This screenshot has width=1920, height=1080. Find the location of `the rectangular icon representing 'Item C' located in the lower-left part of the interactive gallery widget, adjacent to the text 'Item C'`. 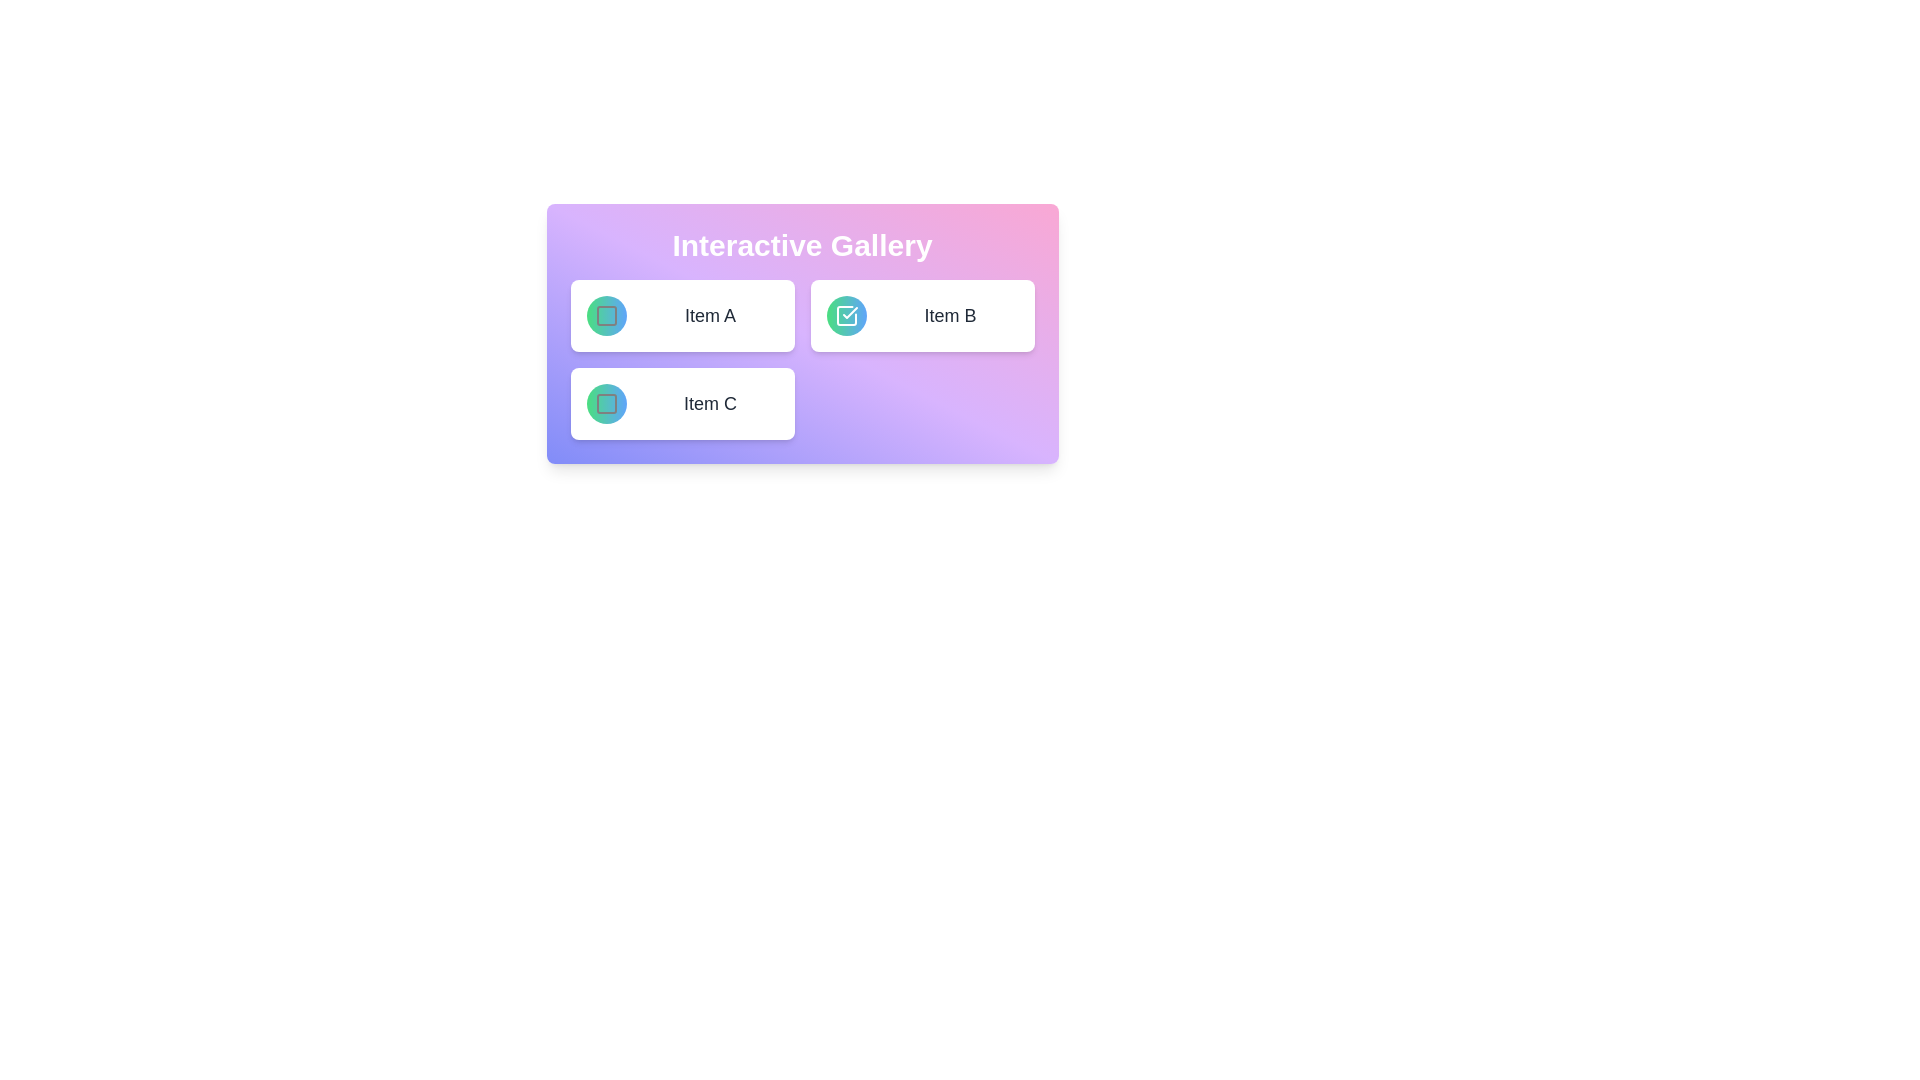

the rectangular icon representing 'Item C' located in the lower-left part of the interactive gallery widget, adjacent to the text 'Item C' is located at coordinates (605, 404).